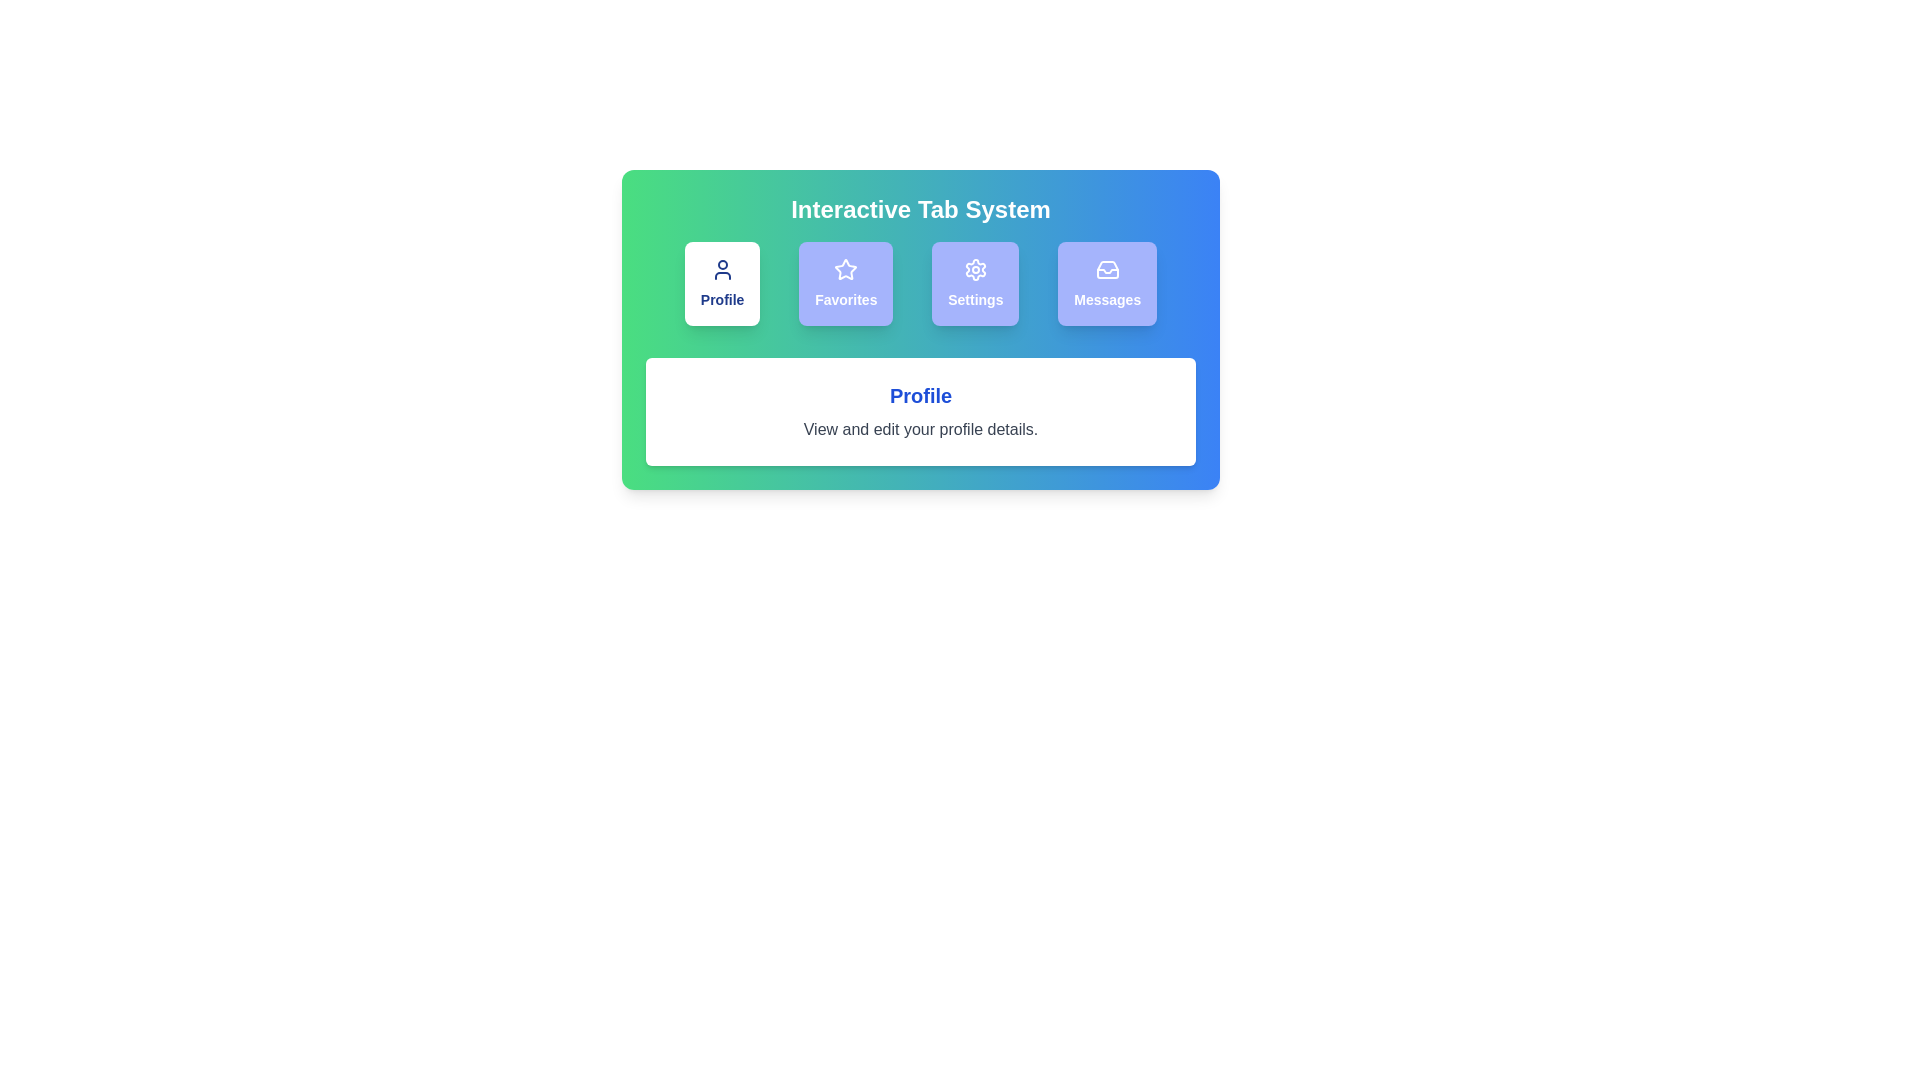 The height and width of the screenshot is (1080, 1920). Describe the element at coordinates (1106, 284) in the screenshot. I see `the tab labeled Messages to observe its hover effect` at that location.